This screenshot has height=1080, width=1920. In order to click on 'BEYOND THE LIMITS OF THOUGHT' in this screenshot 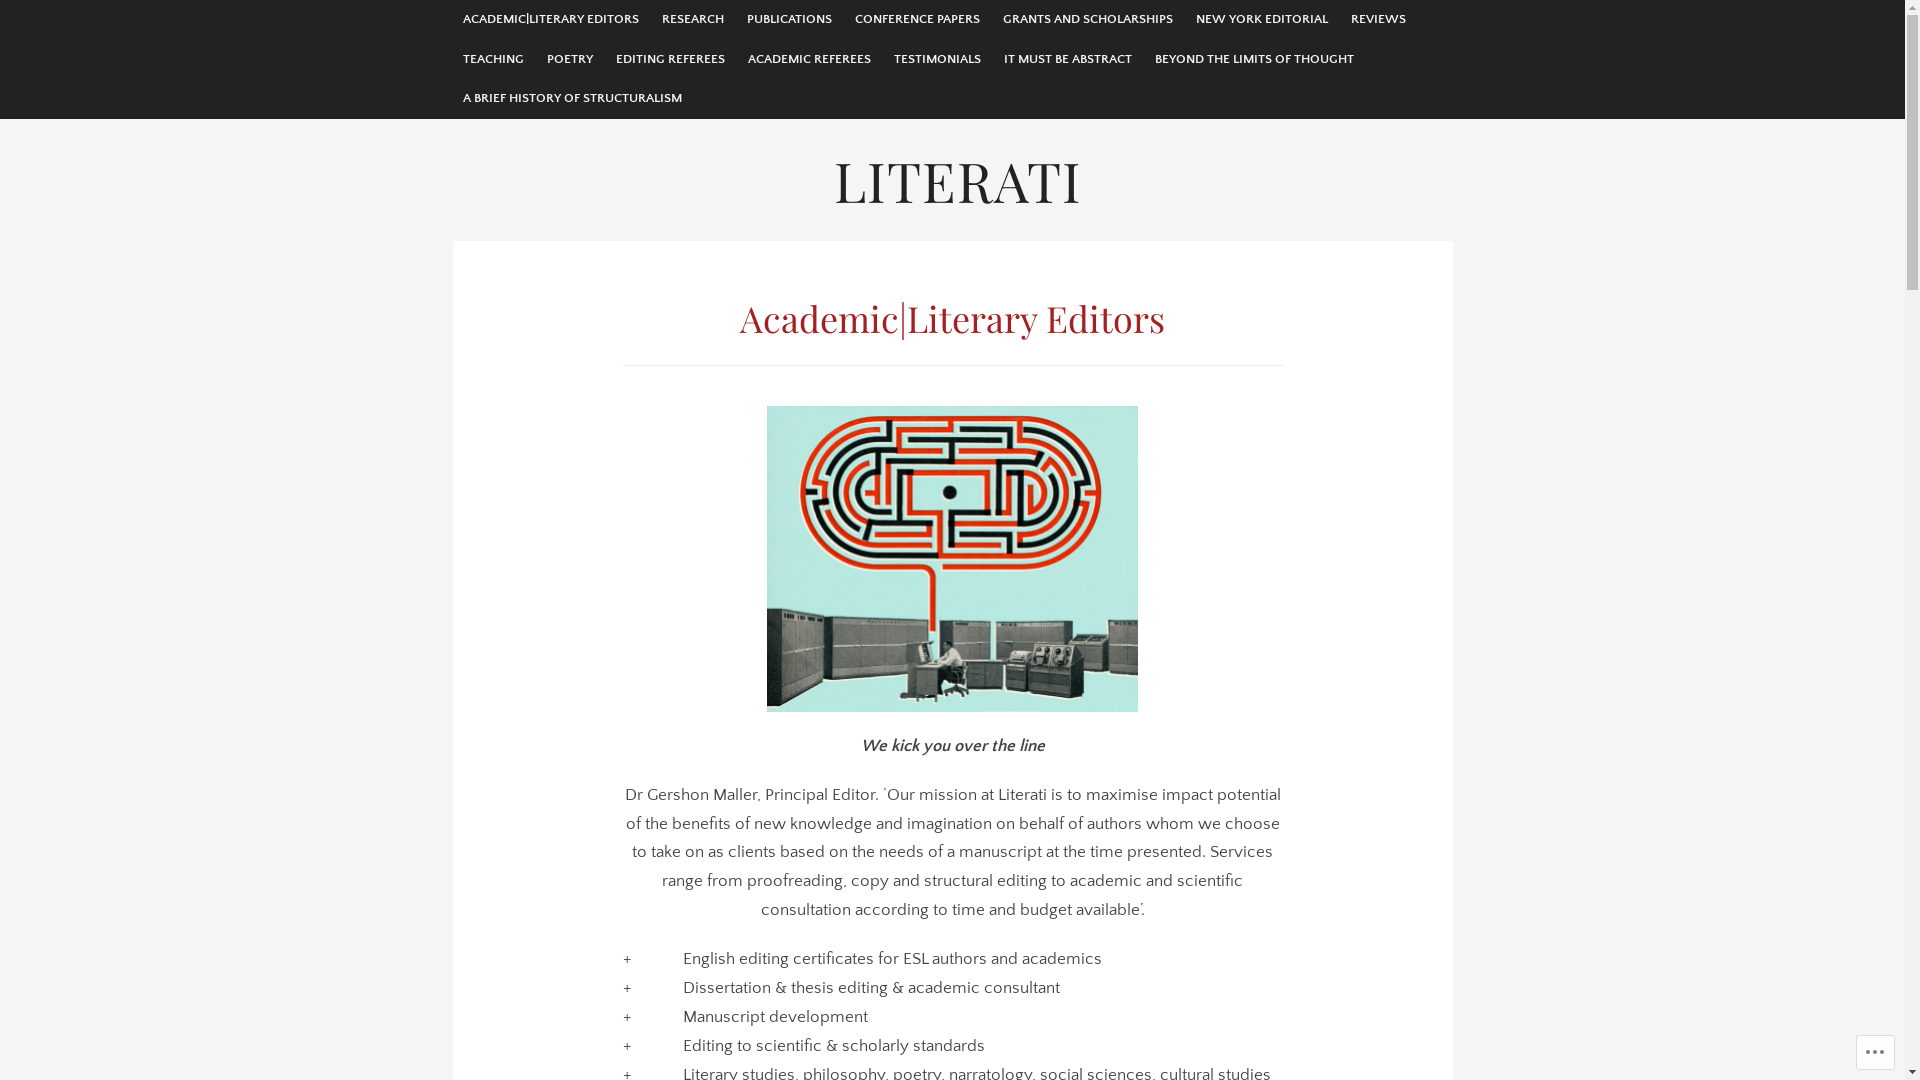, I will do `click(1252, 59)`.